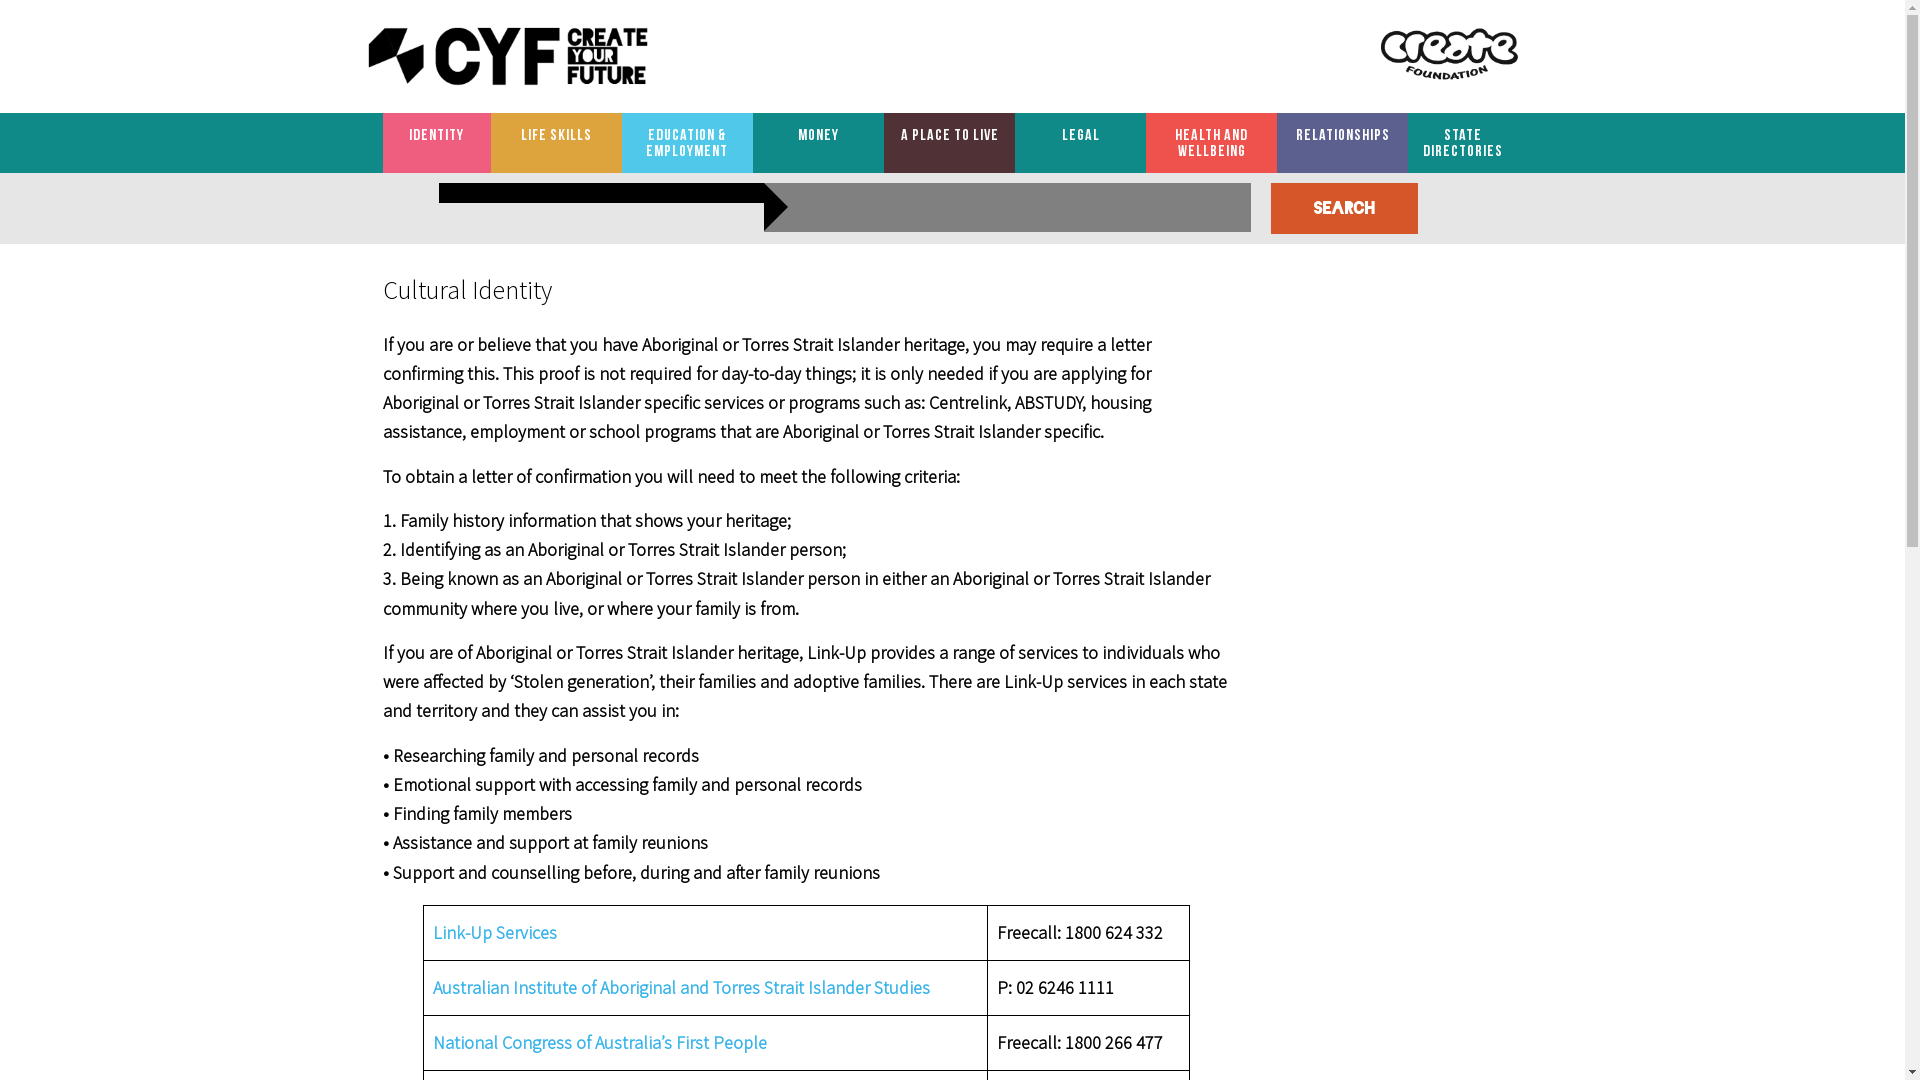 Image resolution: width=1920 pixels, height=1080 pixels. Describe the element at coordinates (1344, 208) in the screenshot. I see `'Search'` at that location.